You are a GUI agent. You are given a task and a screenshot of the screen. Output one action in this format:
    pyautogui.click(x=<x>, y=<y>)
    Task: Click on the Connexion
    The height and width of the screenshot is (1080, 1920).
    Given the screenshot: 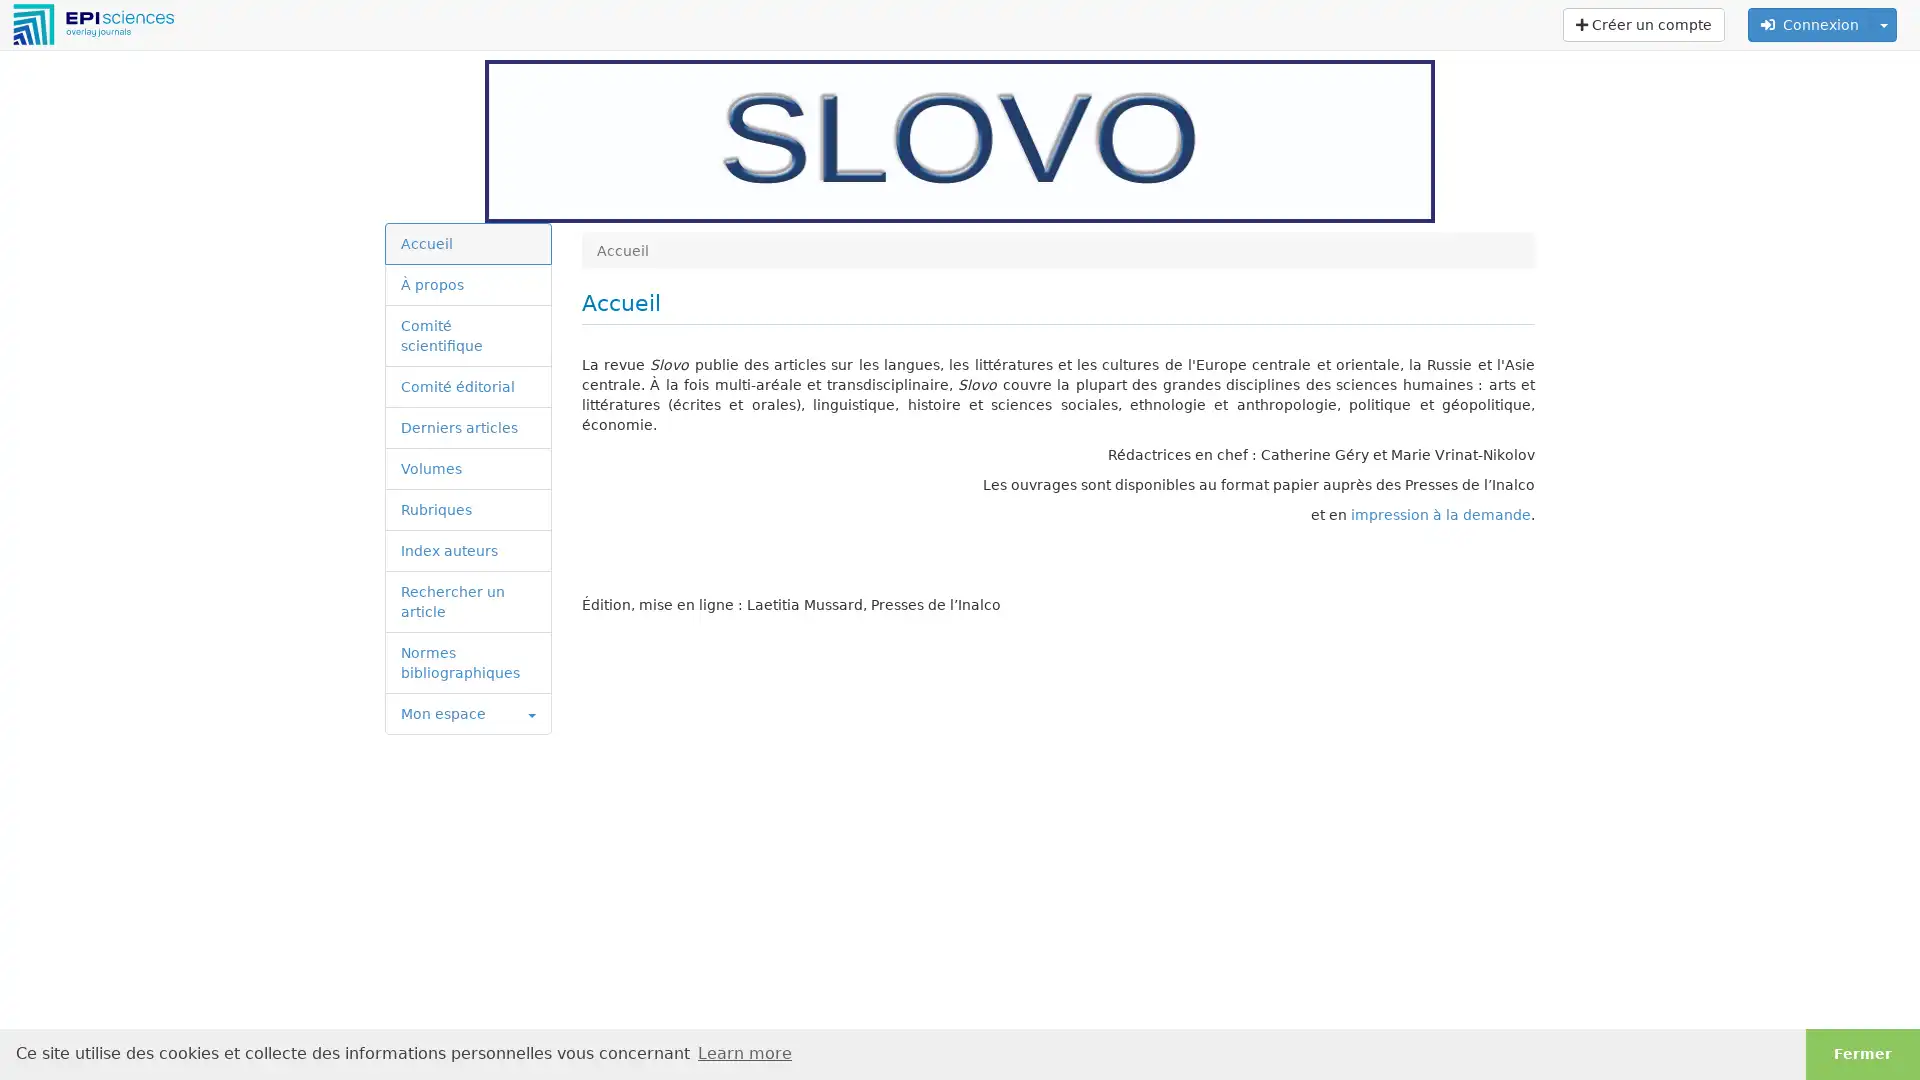 What is the action you would take?
    pyautogui.click(x=1809, y=24)
    